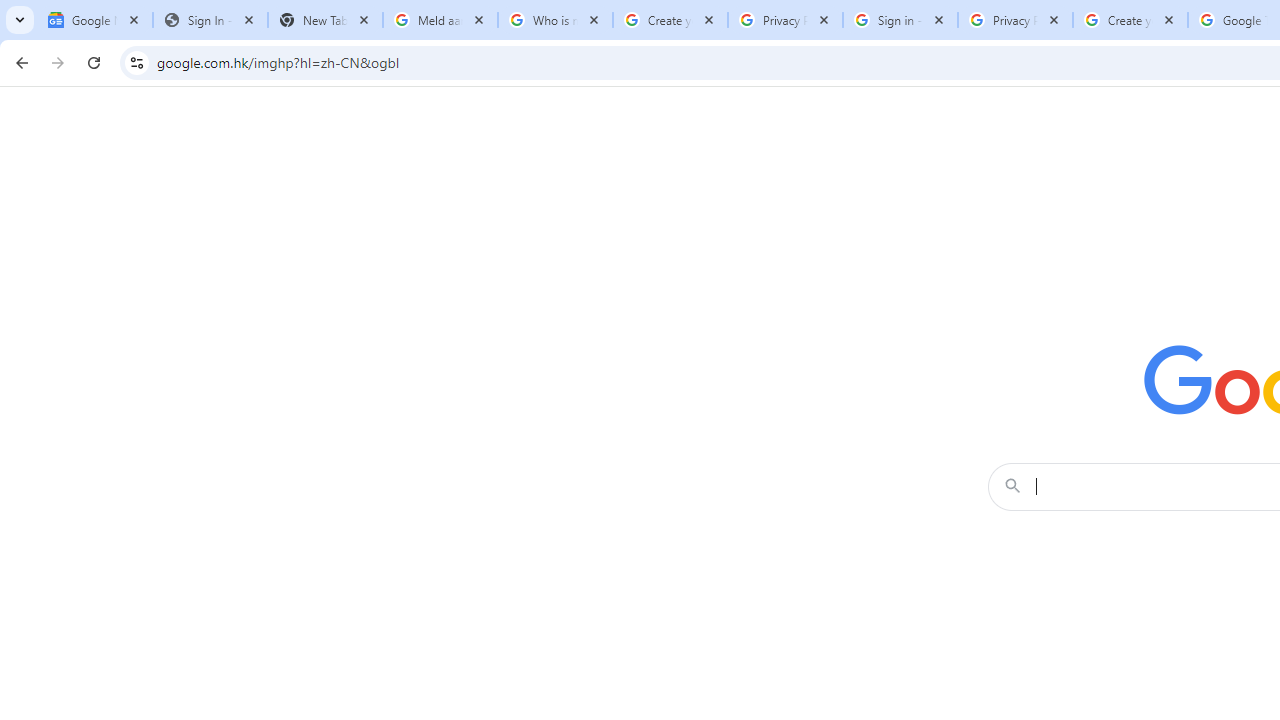 The height and width of the screenshot is (720, 1280). Describe the element at coordinates (555, 20) in the screenshot. I see `'Who is my administrator? - Google Account Help'` at that location.